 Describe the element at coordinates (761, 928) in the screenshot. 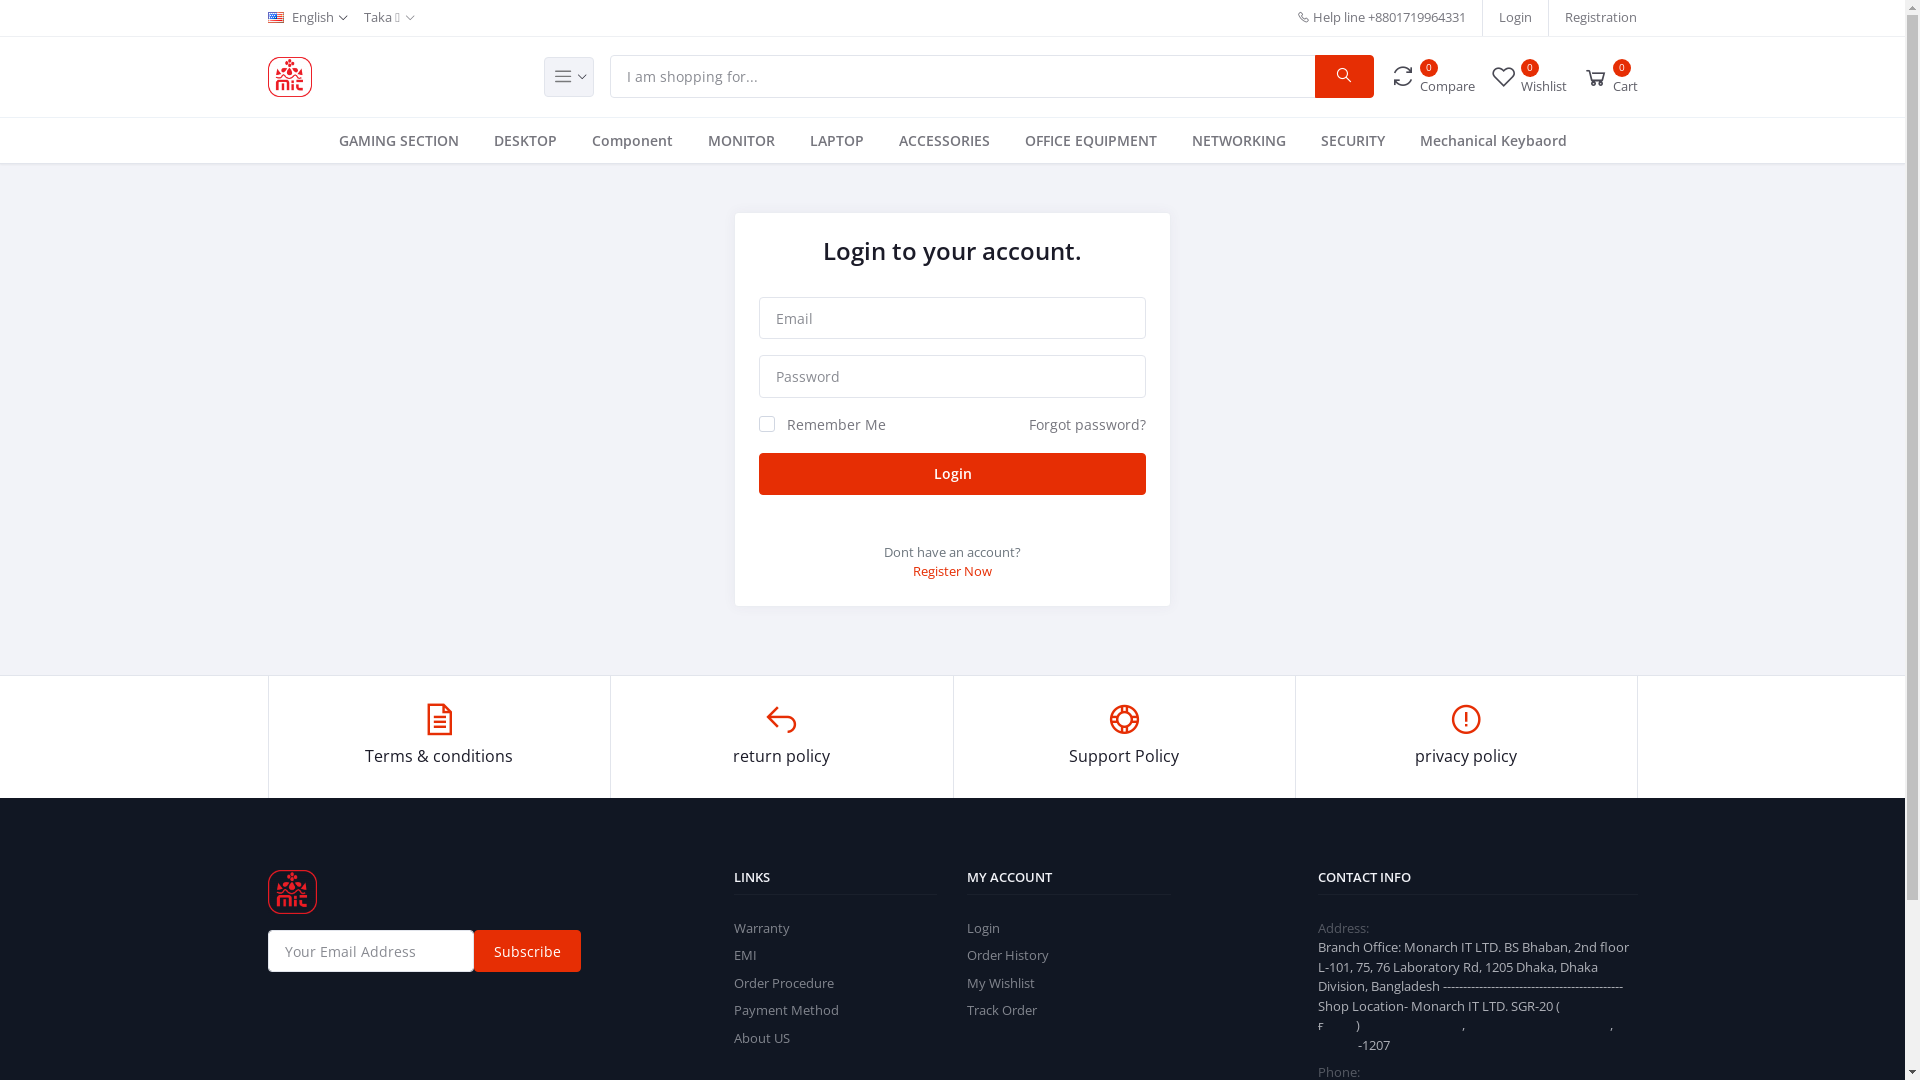

I see `'Warranty'` at that location.